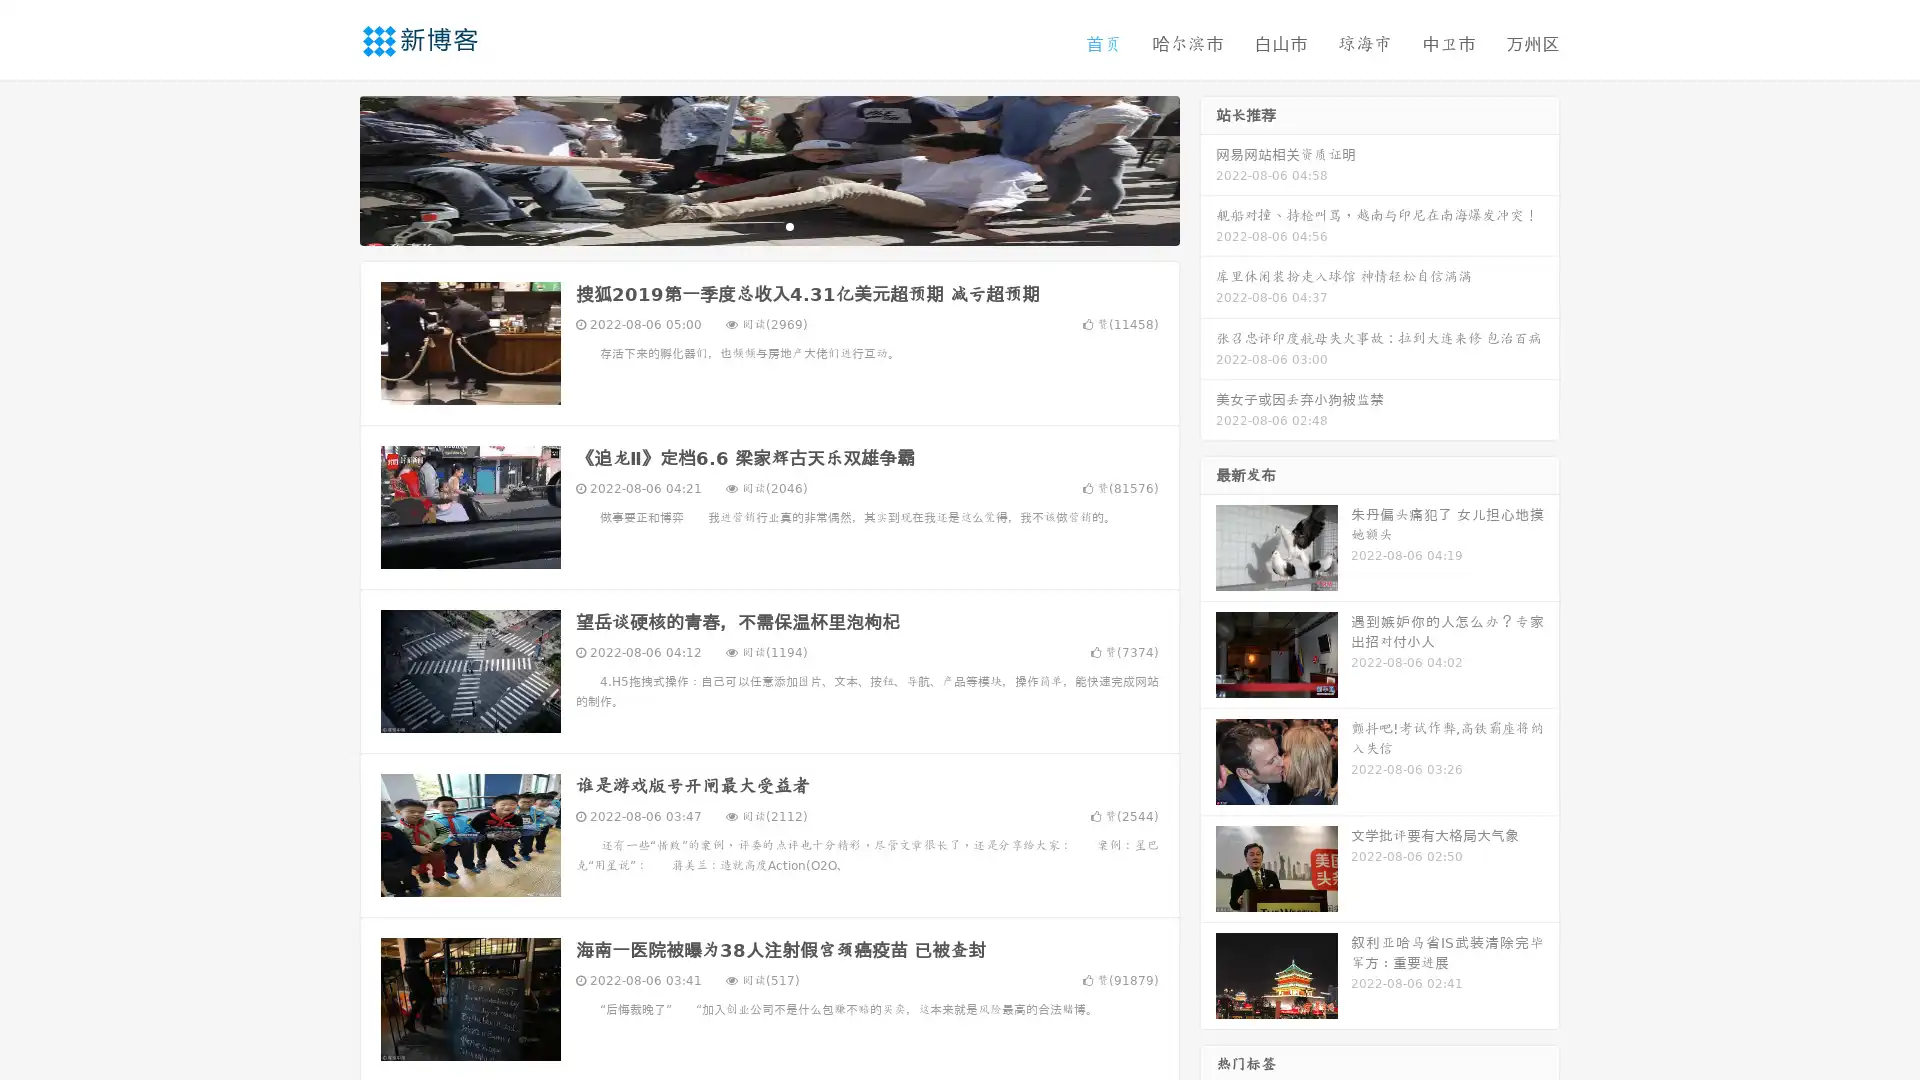 Image resolution: width=1920 pixels, height=1080 pixels. Describe the element at coordinates (1208, 168) in the screenshot. I see `Next slide` at that location.